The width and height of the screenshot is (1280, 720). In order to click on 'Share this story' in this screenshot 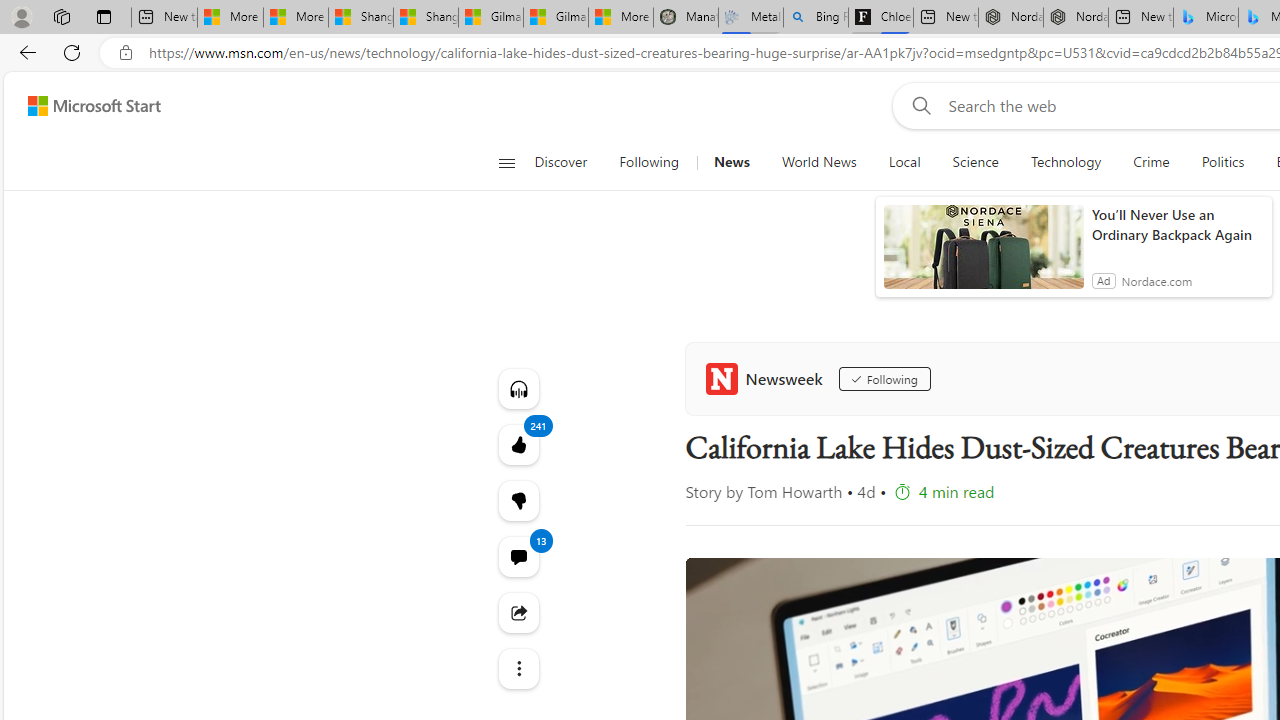, I will do `click(518, 611)`.